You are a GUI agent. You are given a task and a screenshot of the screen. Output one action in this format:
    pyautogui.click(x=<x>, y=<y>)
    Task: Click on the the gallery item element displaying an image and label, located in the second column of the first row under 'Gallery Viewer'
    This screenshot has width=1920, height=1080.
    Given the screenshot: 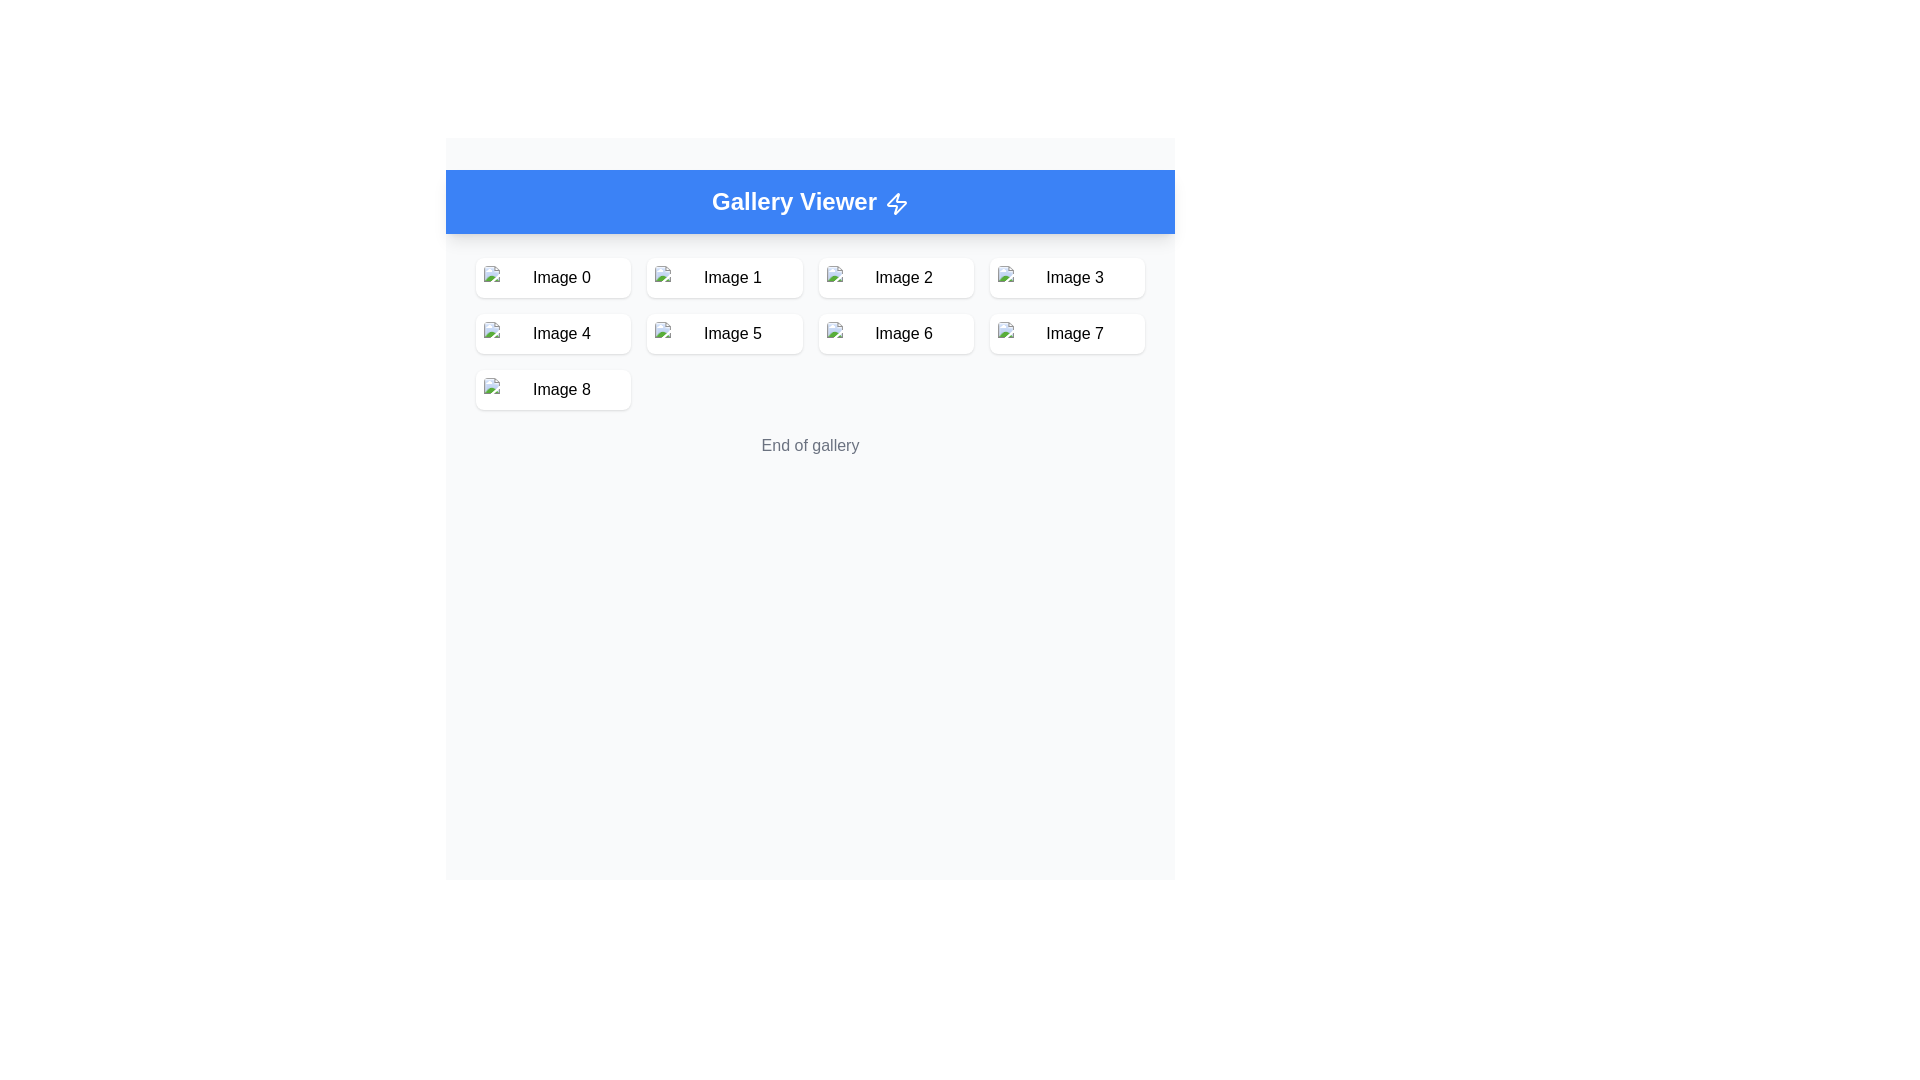 What is the action you would take?
    pyautogui.click(x=723, y=277)
    